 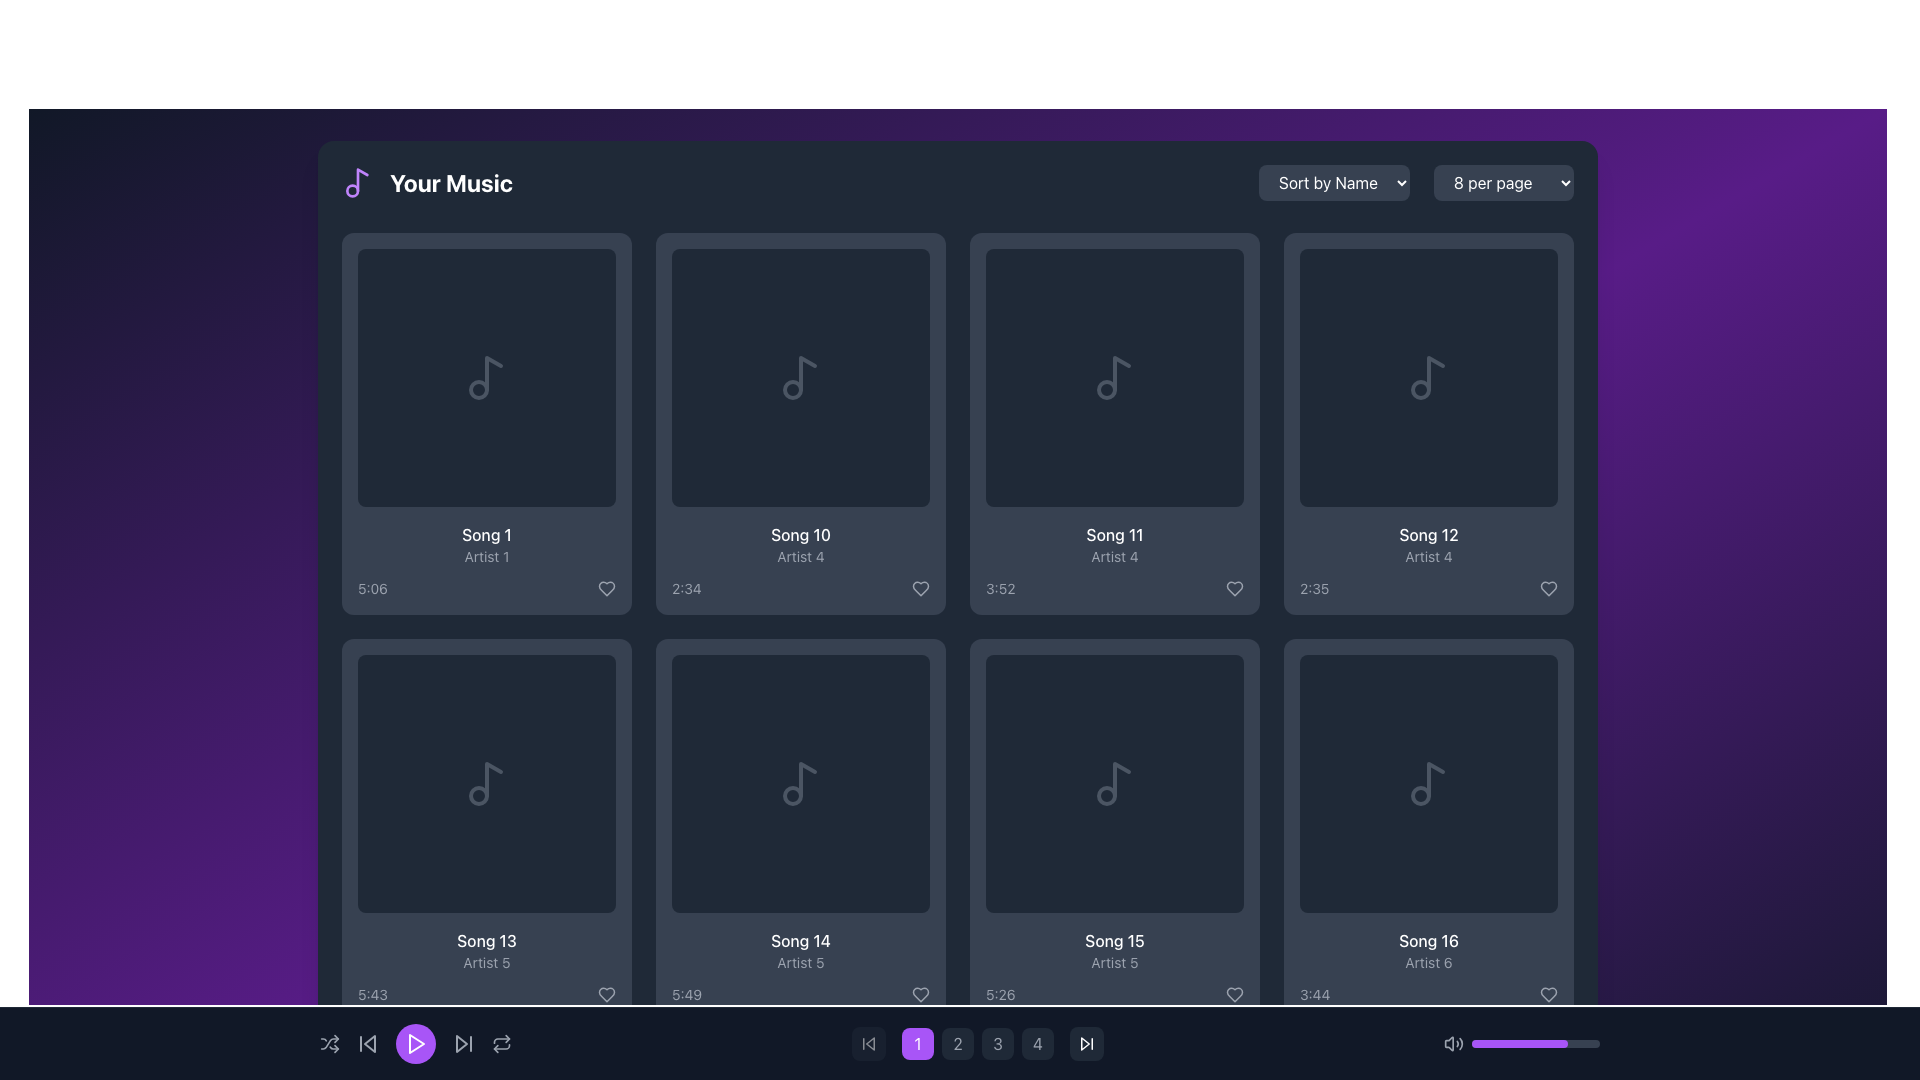 I want to click on the text element displaying the title of the music track 'Song 12', which is located in the far-right position of the first row of the grid layout, so click(x=1428, y=534).